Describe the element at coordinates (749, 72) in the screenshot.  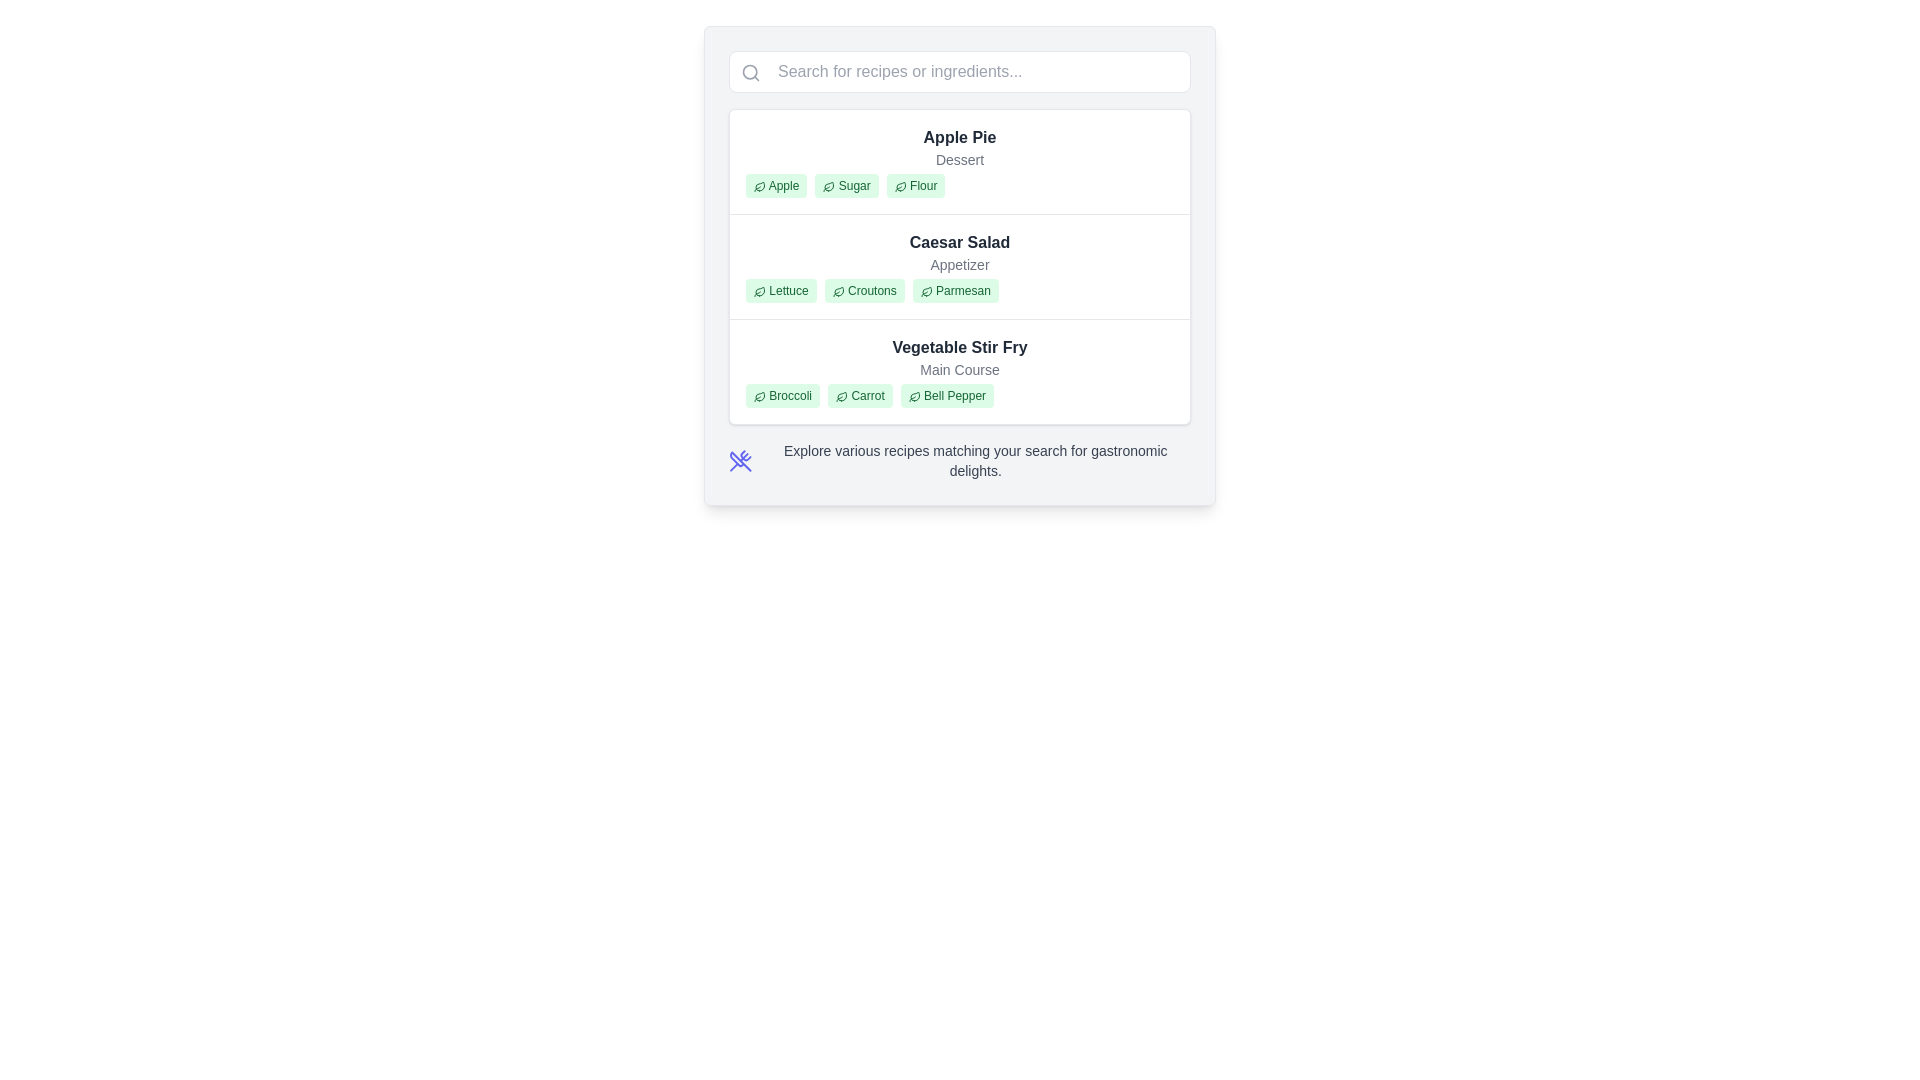
I see `the search icon located at the extreme left of the search bar` at that location.